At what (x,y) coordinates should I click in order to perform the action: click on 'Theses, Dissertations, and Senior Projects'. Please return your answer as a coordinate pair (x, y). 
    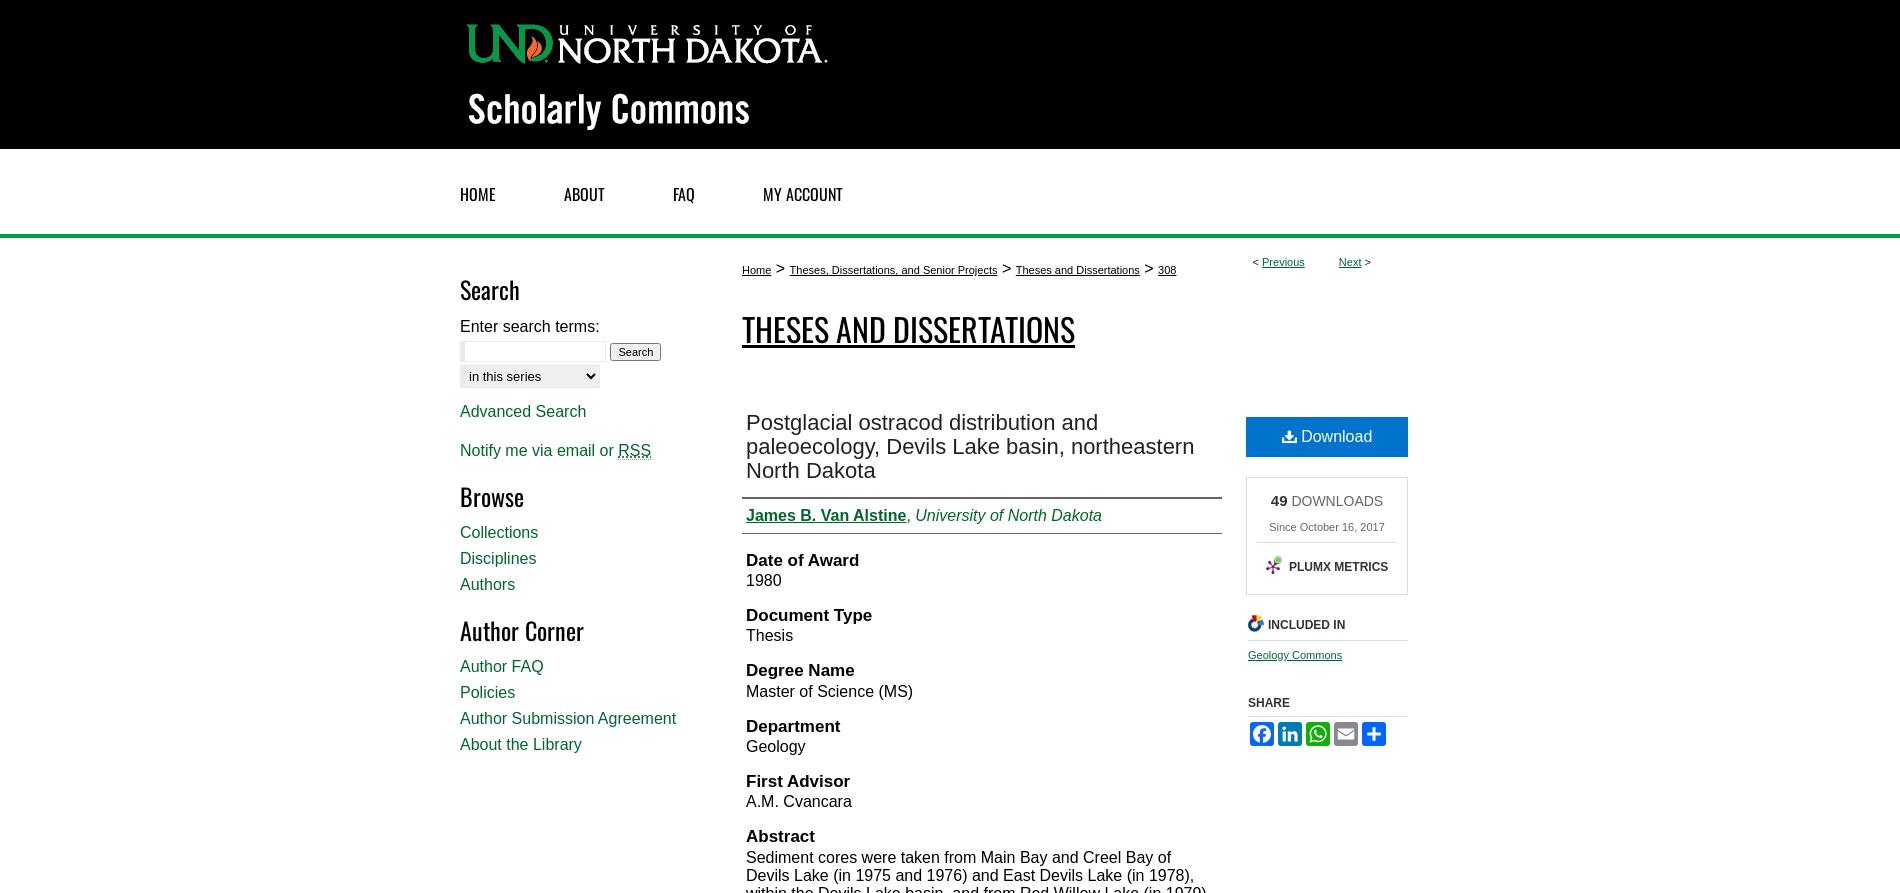
    Looking at the image, I should click on (892, 269).